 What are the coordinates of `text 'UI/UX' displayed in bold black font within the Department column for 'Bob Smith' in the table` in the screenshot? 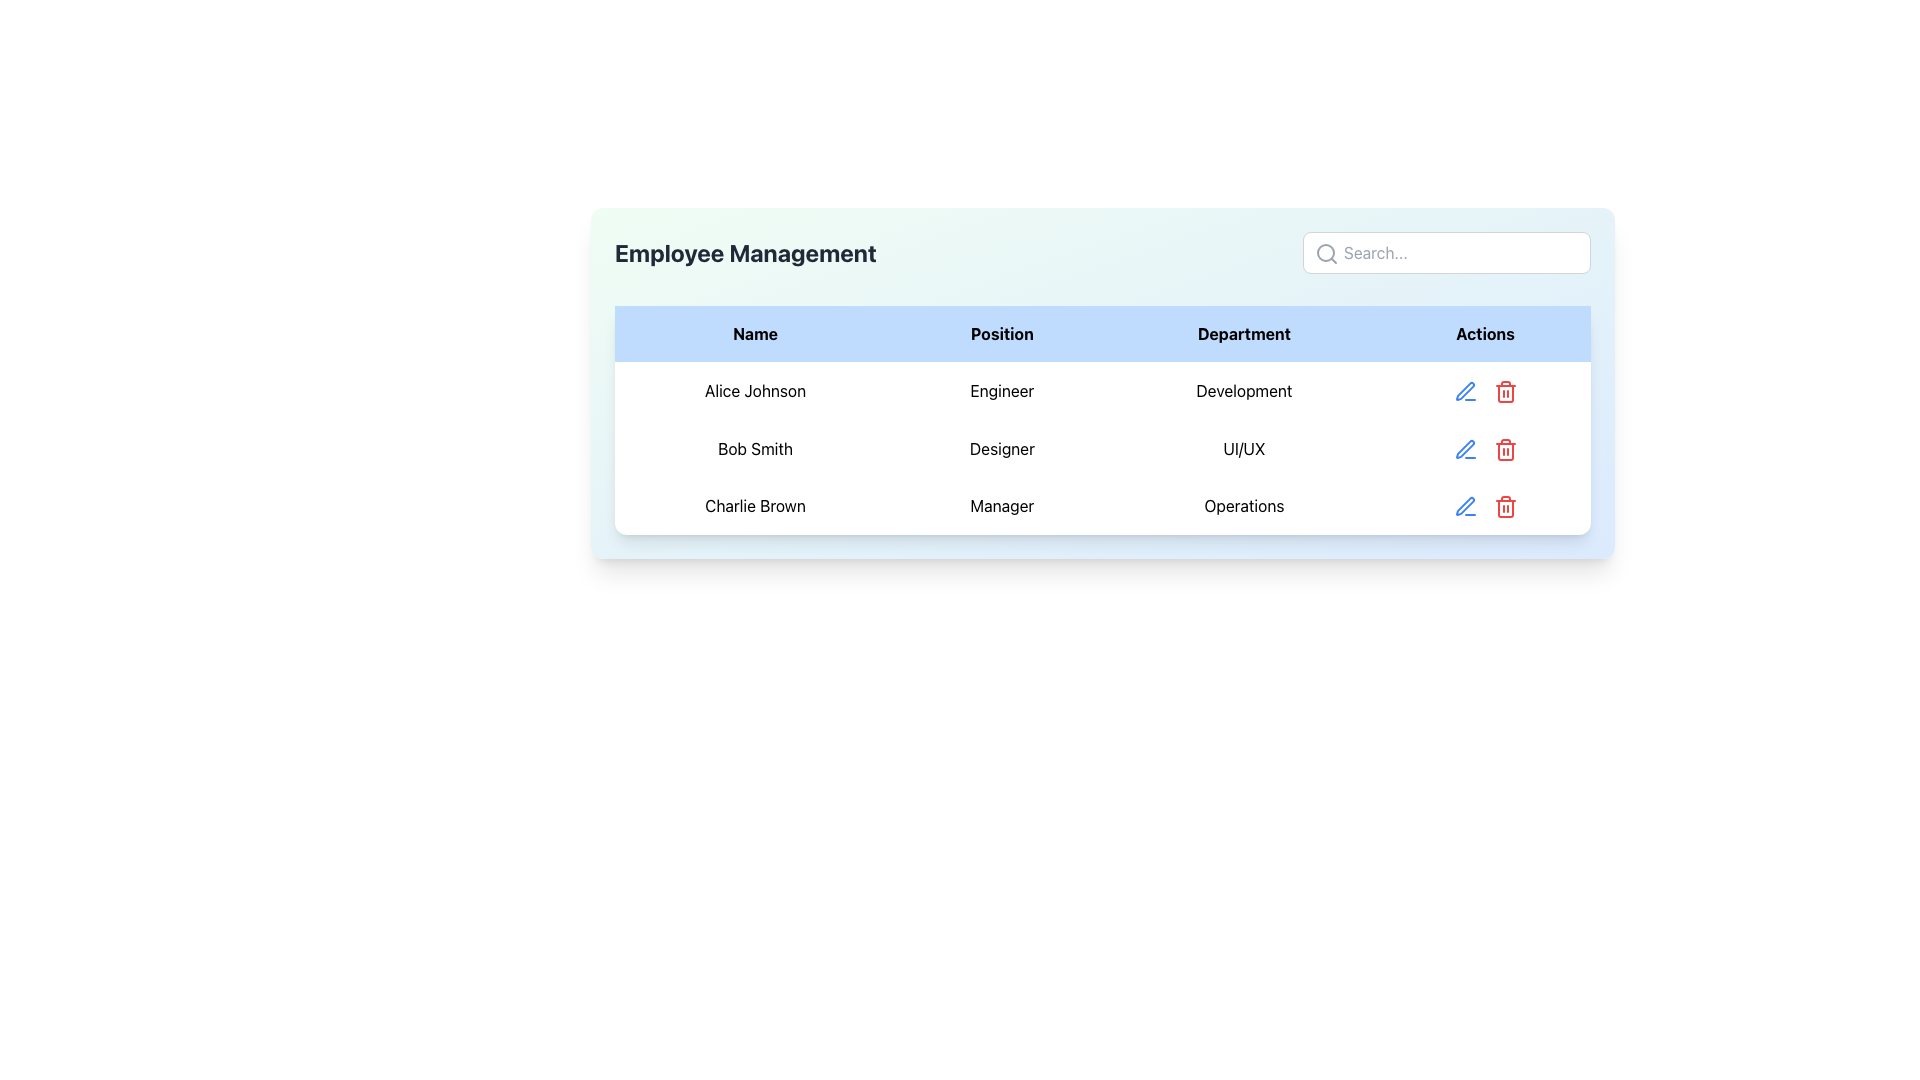 It's located at (1243, 447).